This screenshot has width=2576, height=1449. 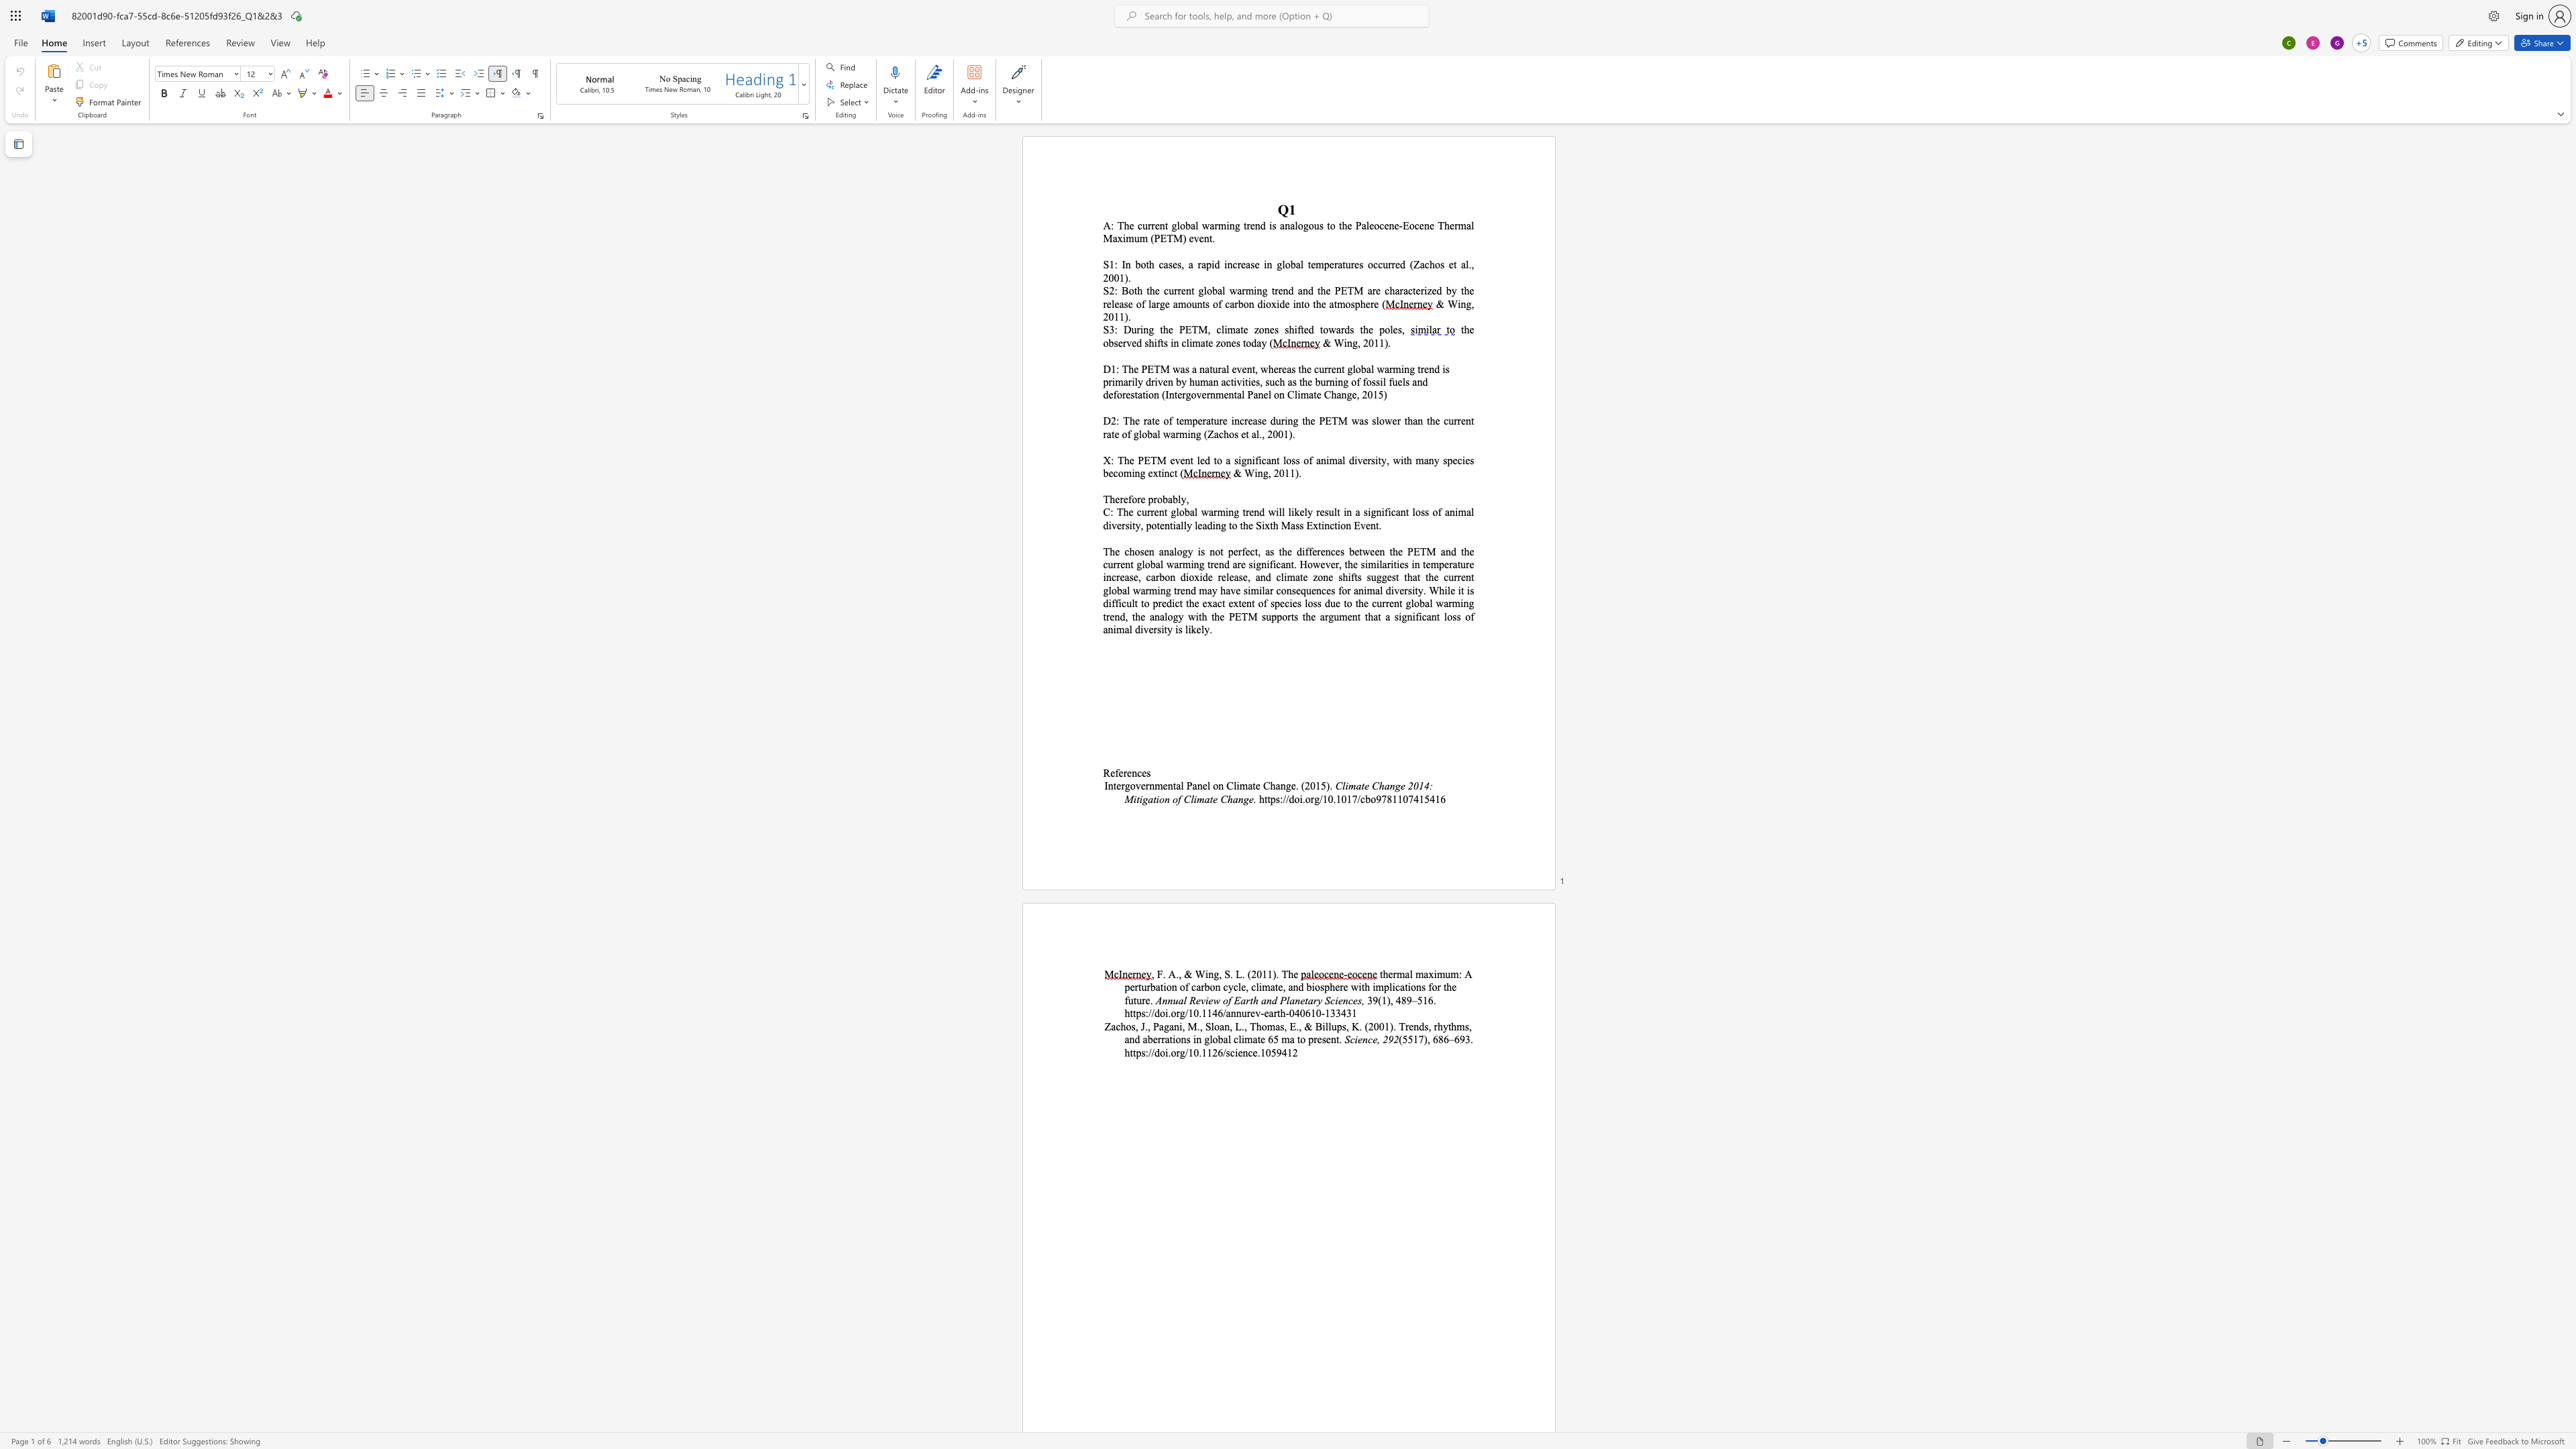 What do you see at coordinates (1130, 1039) in the screenshot?
I see `the 1th character "n" in the text` at bounding box center [1130, 1039].